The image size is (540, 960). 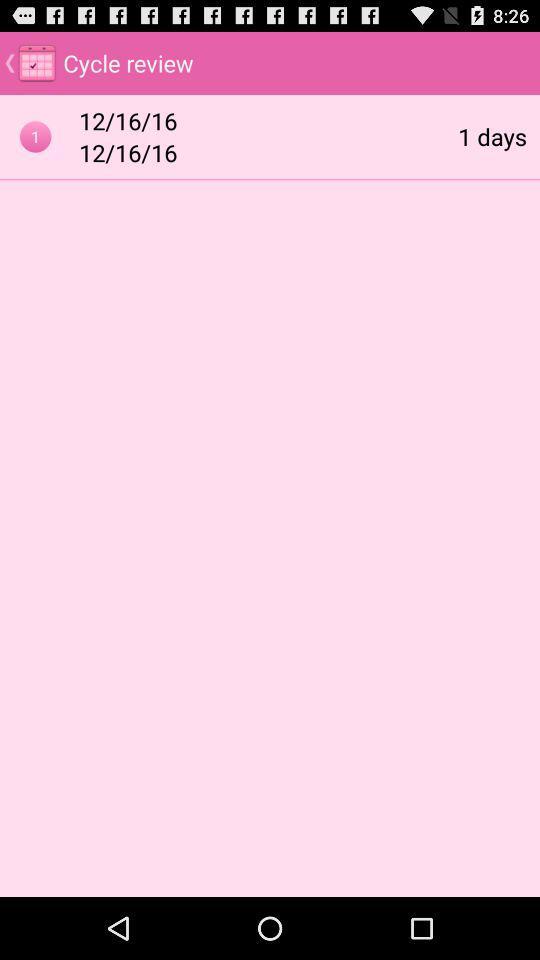 I want to click on the 1 days app, so click(x=491, y=135).